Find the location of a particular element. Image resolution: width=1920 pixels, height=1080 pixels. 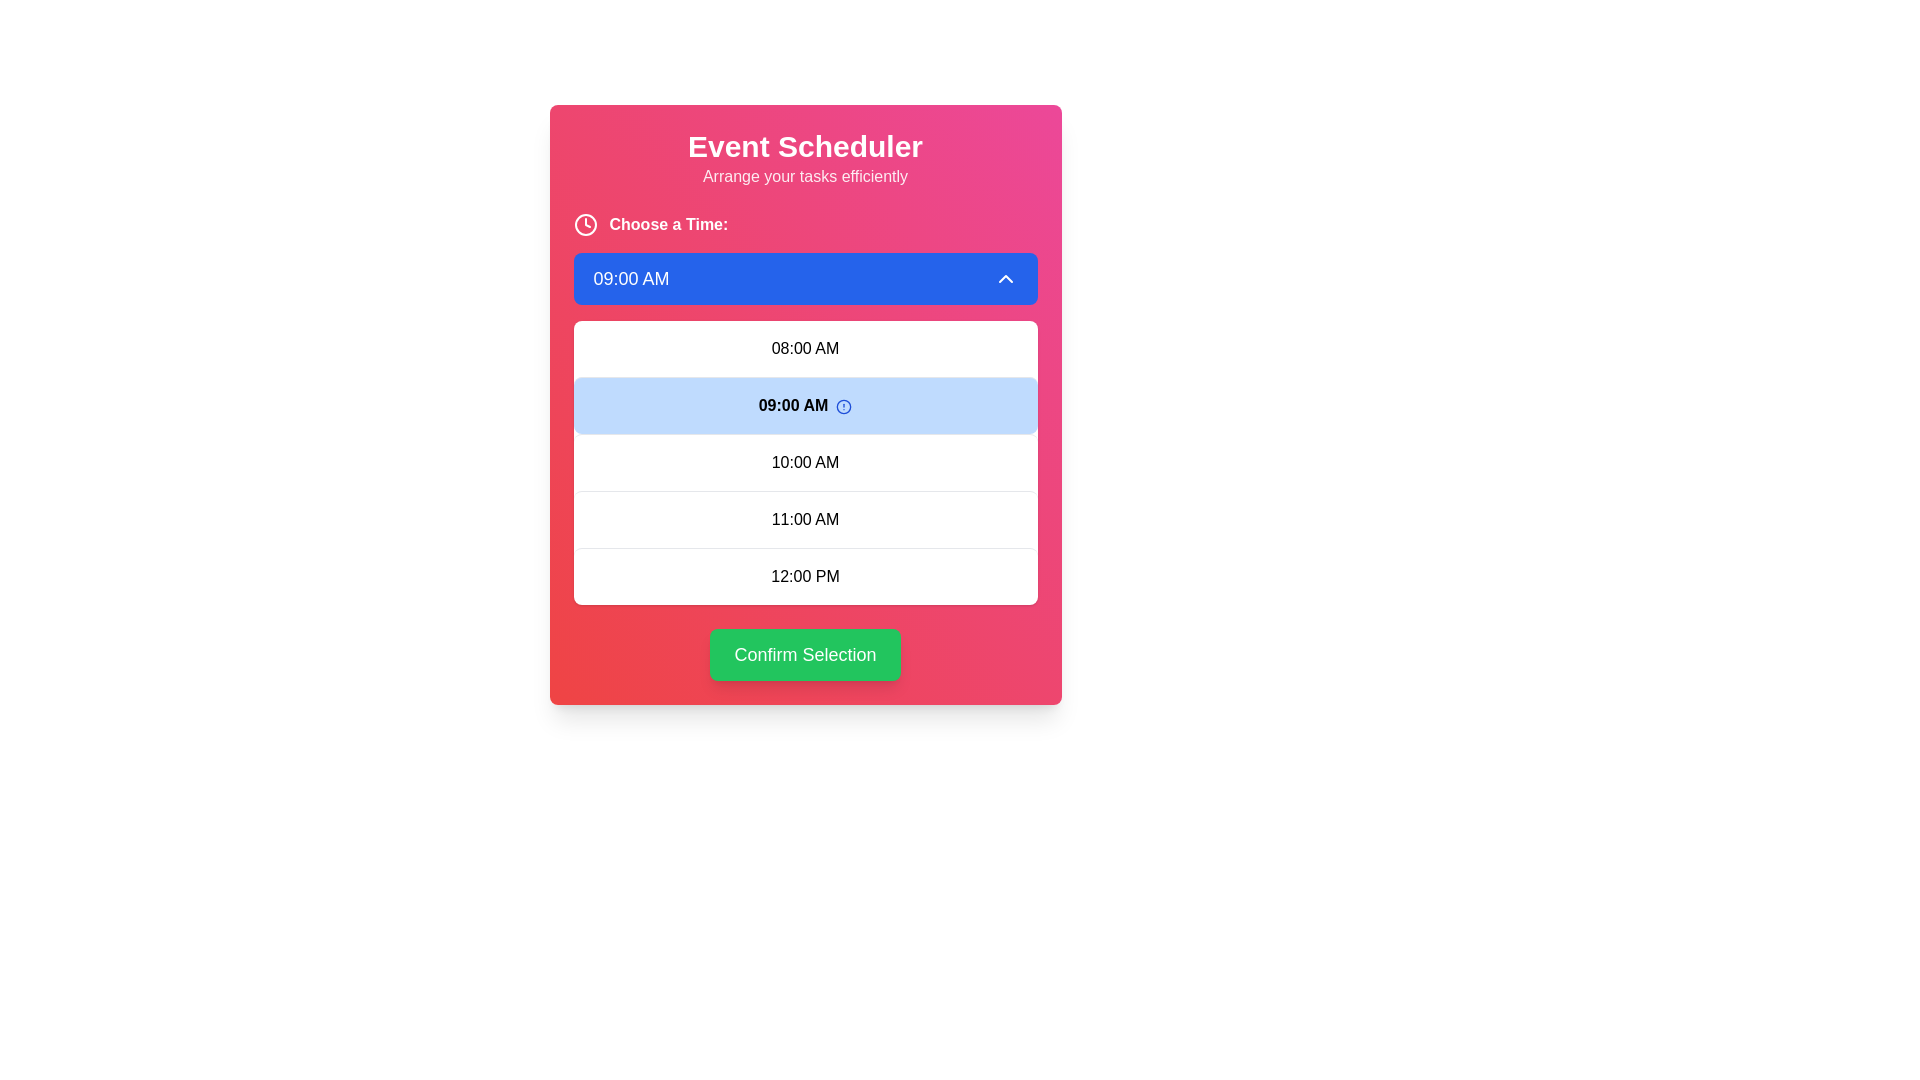

the '12:00 PM' time choice in the dropdown menu is located at coordinates (805, 576).